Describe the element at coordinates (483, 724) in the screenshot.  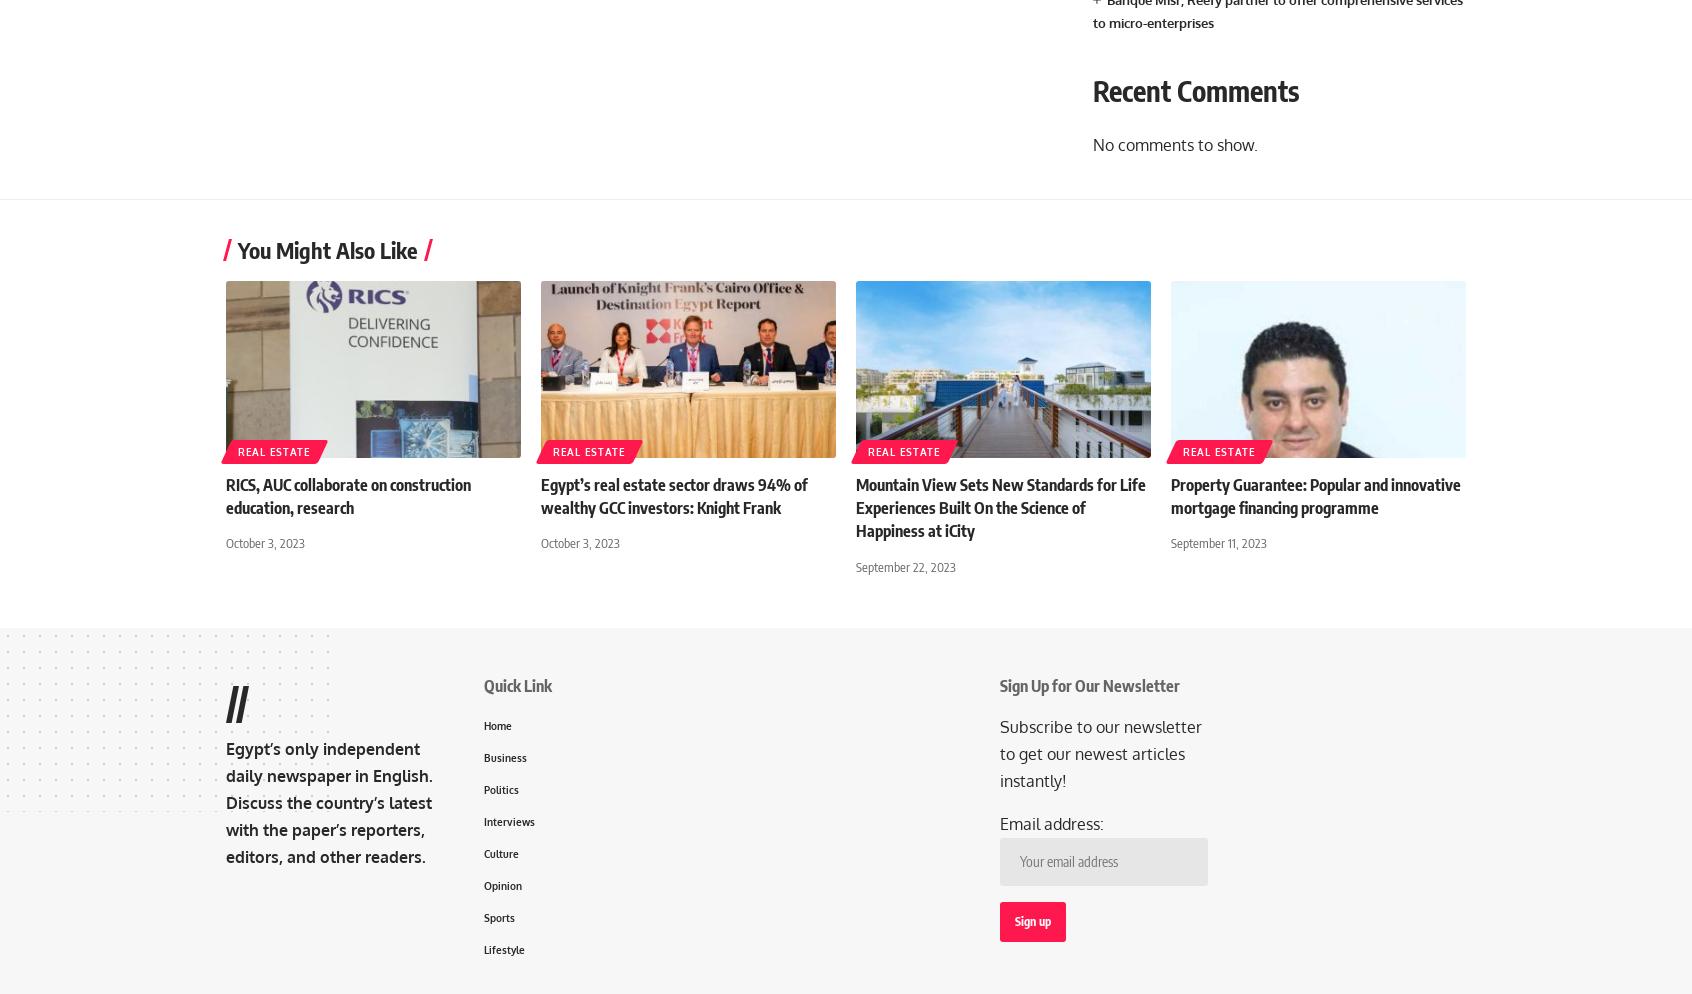
I see `'Home'` at that location.